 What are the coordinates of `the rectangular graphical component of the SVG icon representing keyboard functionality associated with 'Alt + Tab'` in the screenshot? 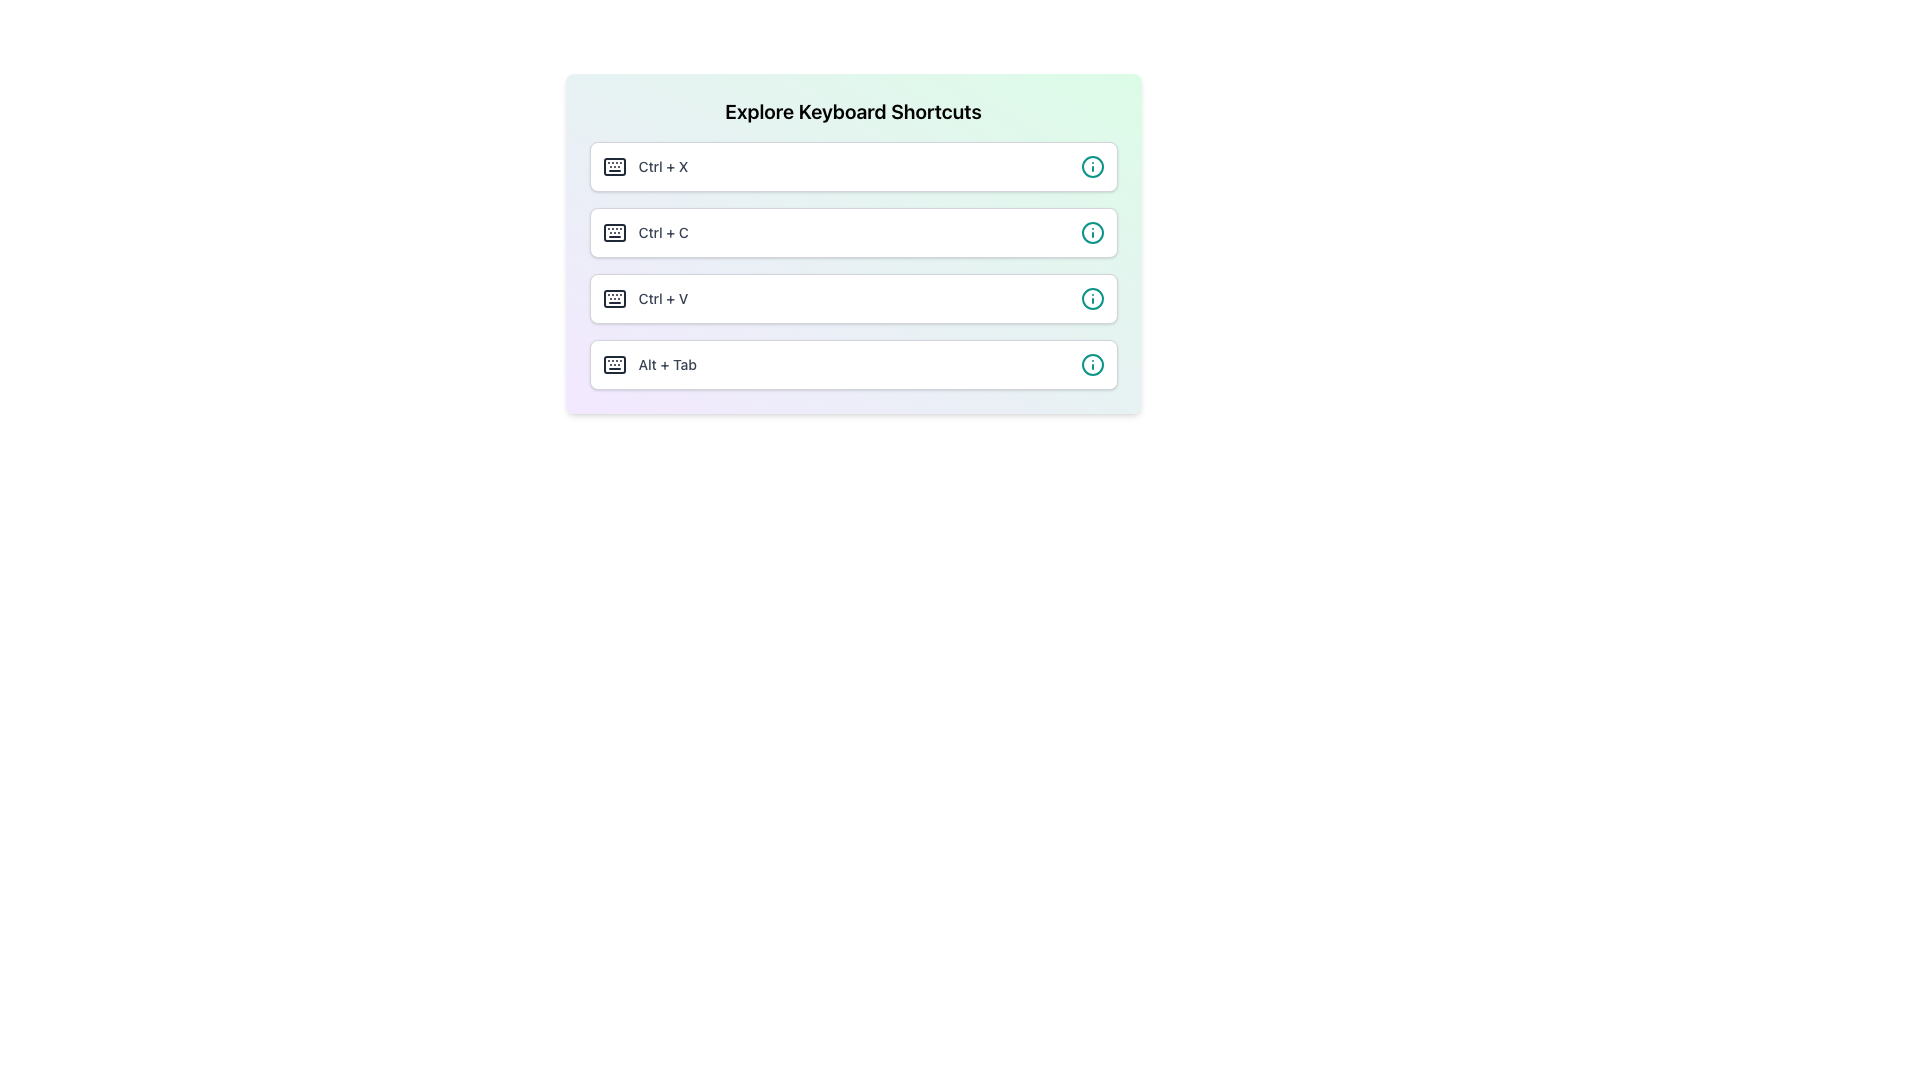 It's located at (613, 365).